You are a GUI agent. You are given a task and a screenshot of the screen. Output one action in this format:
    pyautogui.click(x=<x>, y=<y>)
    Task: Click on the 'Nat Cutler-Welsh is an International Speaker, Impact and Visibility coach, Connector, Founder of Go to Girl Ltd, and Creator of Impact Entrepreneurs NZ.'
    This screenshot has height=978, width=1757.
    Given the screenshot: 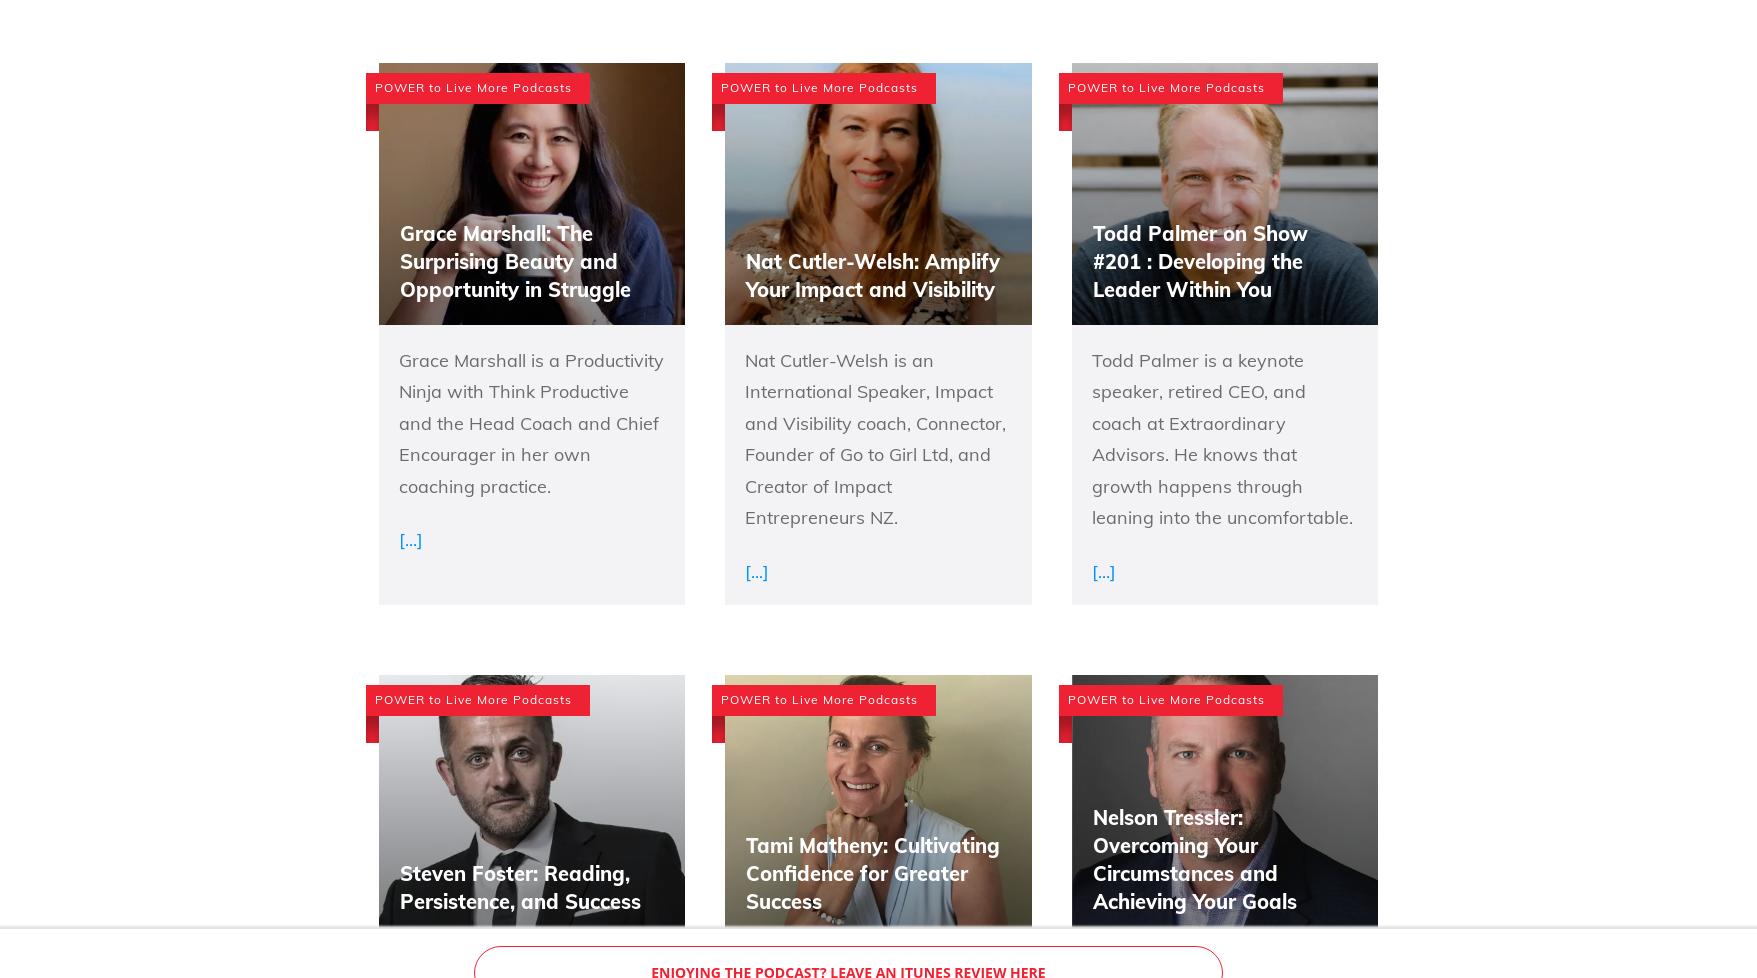 What is the action you would take?
    pyautogui.click(x=743, y=437)
    